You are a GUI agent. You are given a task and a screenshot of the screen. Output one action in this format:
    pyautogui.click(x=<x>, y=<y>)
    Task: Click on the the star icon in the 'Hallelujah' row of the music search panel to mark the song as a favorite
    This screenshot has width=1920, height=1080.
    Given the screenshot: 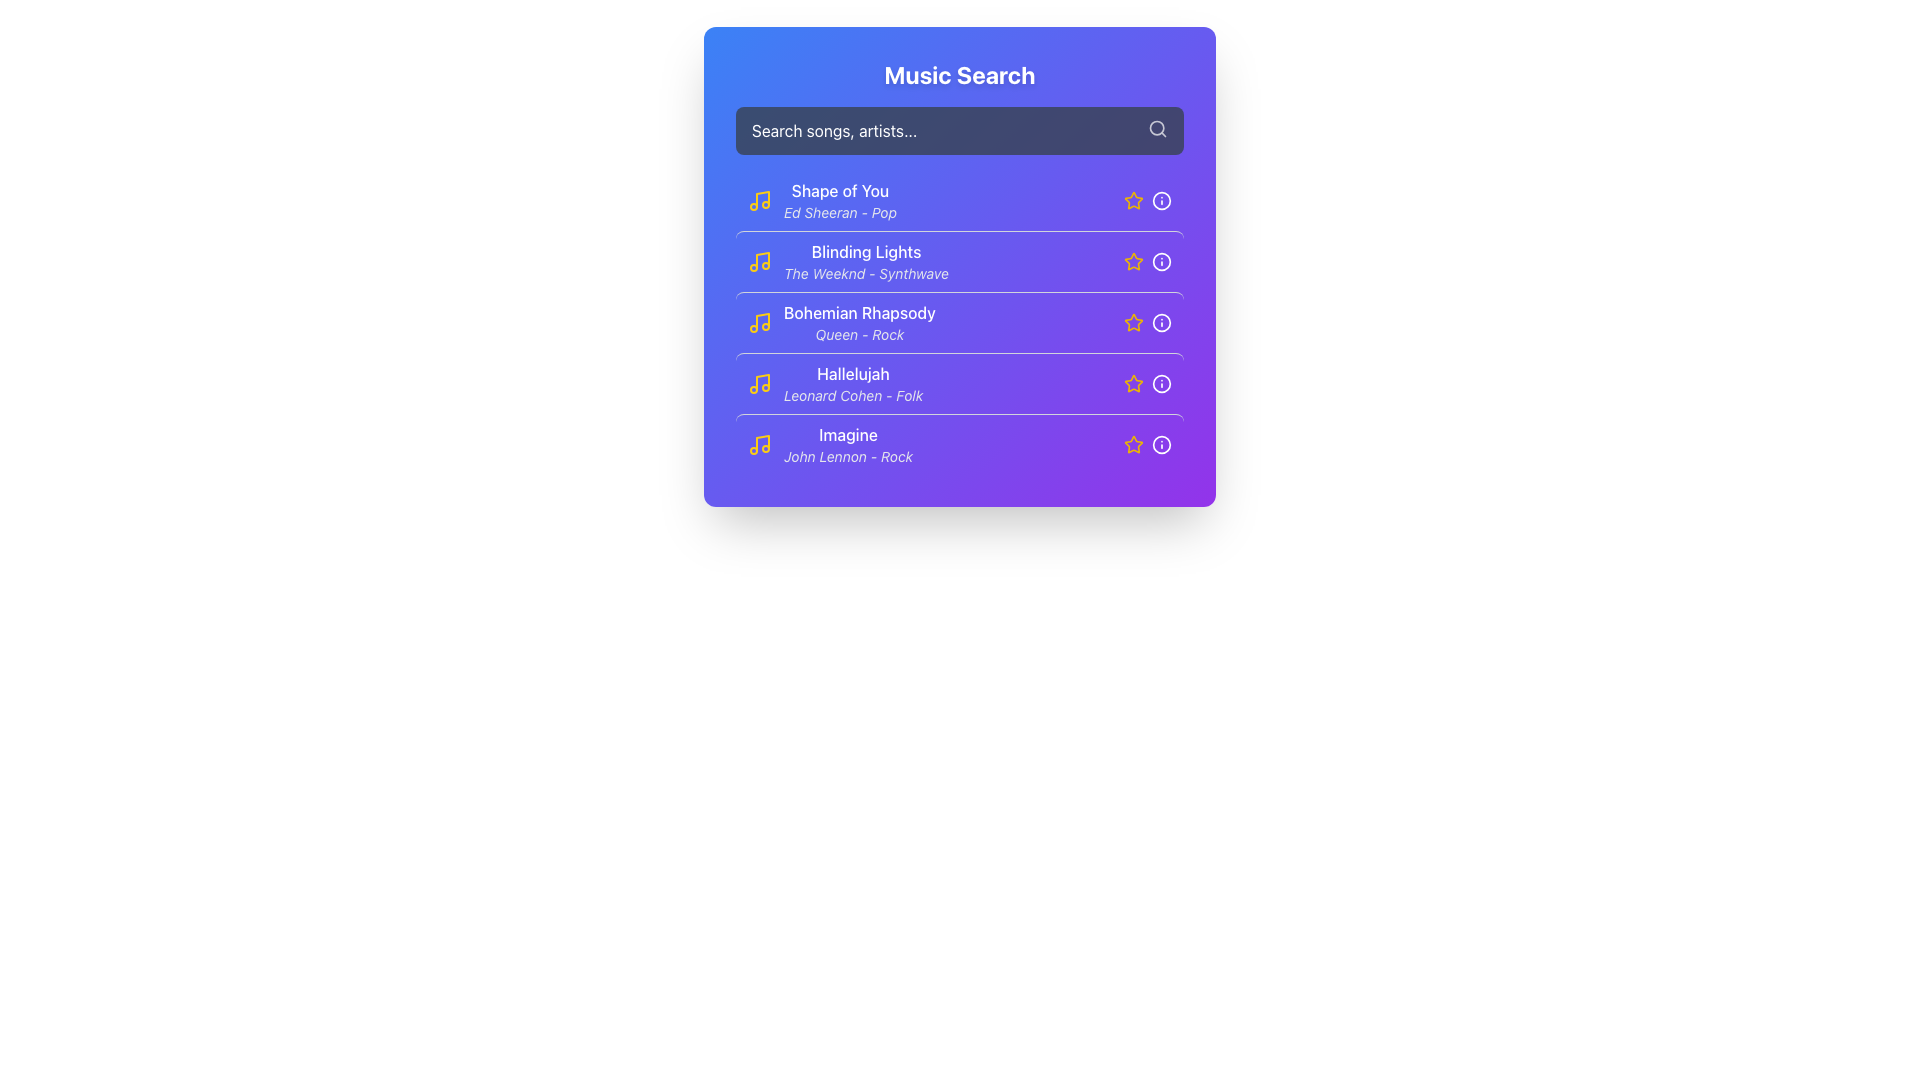 What is the action you would take?
    pyautogui.click(x=1133, y=384)
    